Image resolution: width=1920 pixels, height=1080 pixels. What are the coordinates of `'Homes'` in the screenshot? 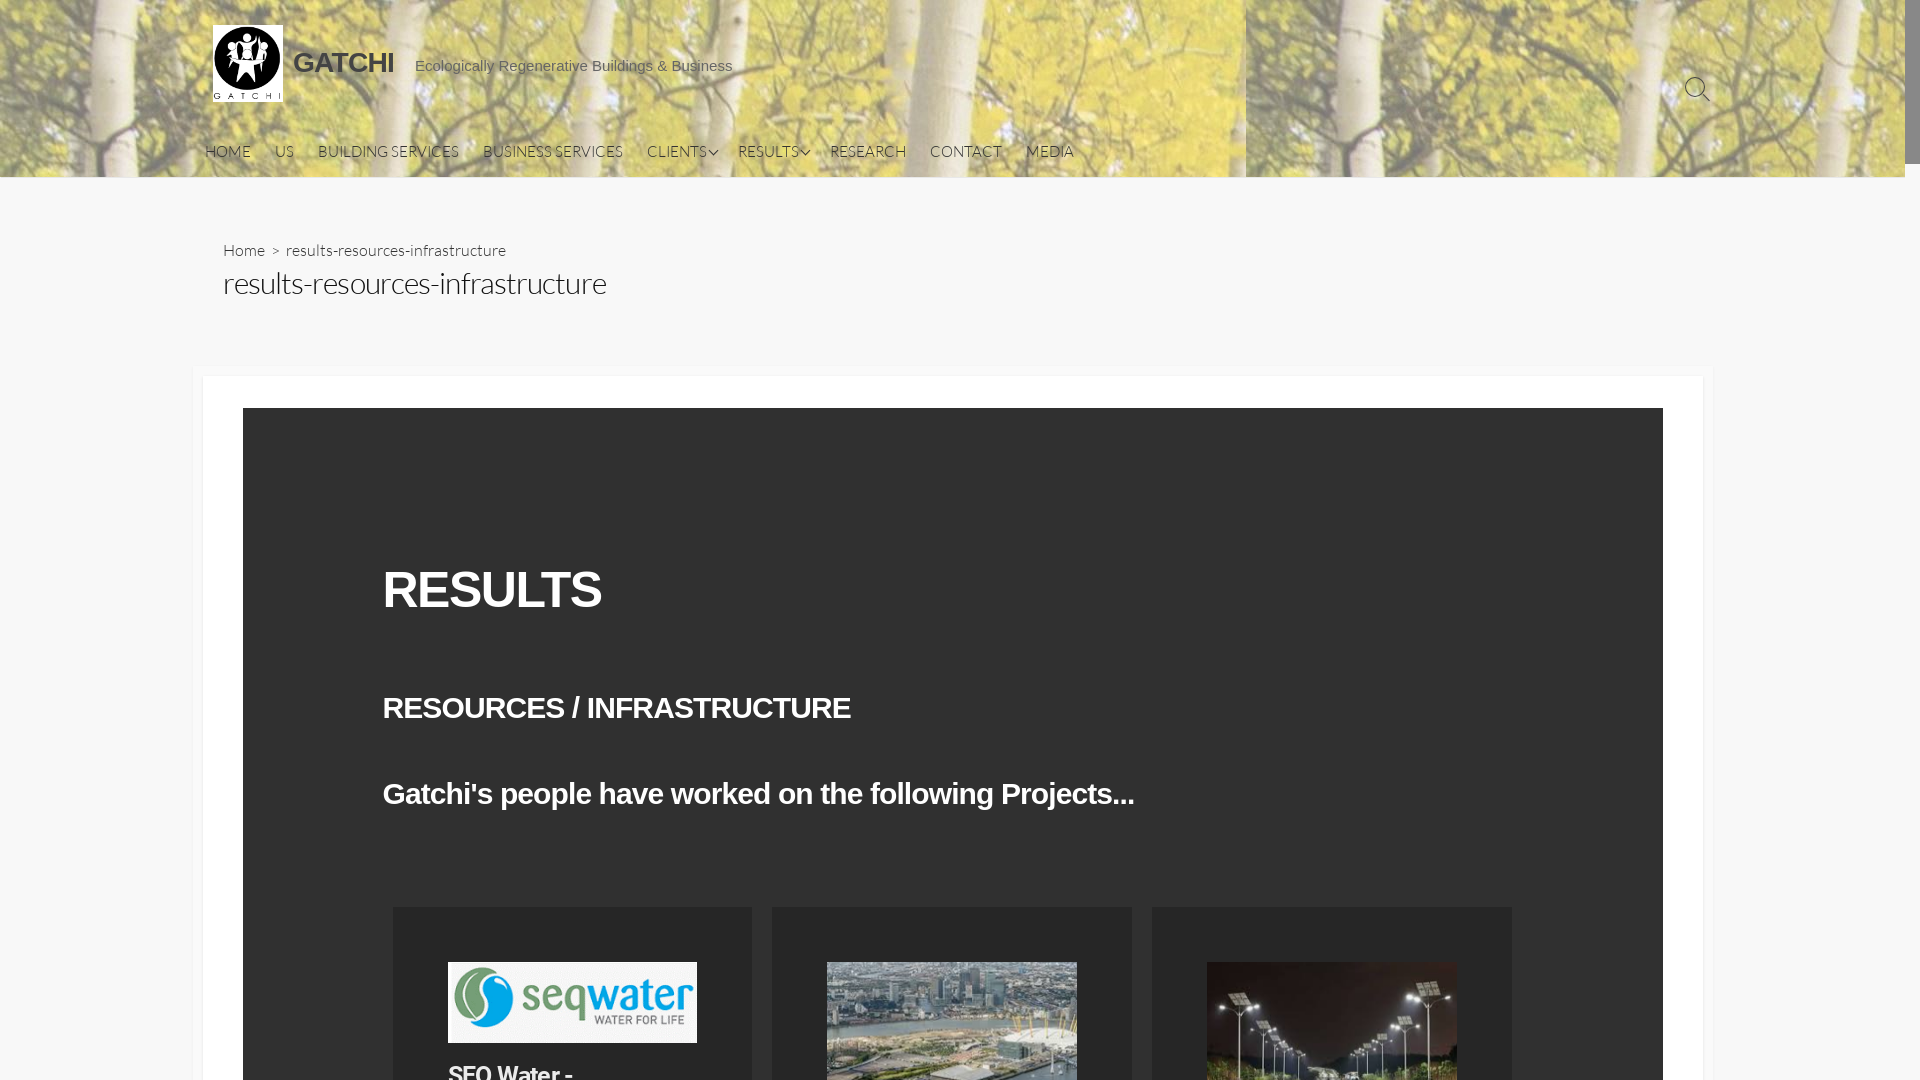 It's located at (825, 148).